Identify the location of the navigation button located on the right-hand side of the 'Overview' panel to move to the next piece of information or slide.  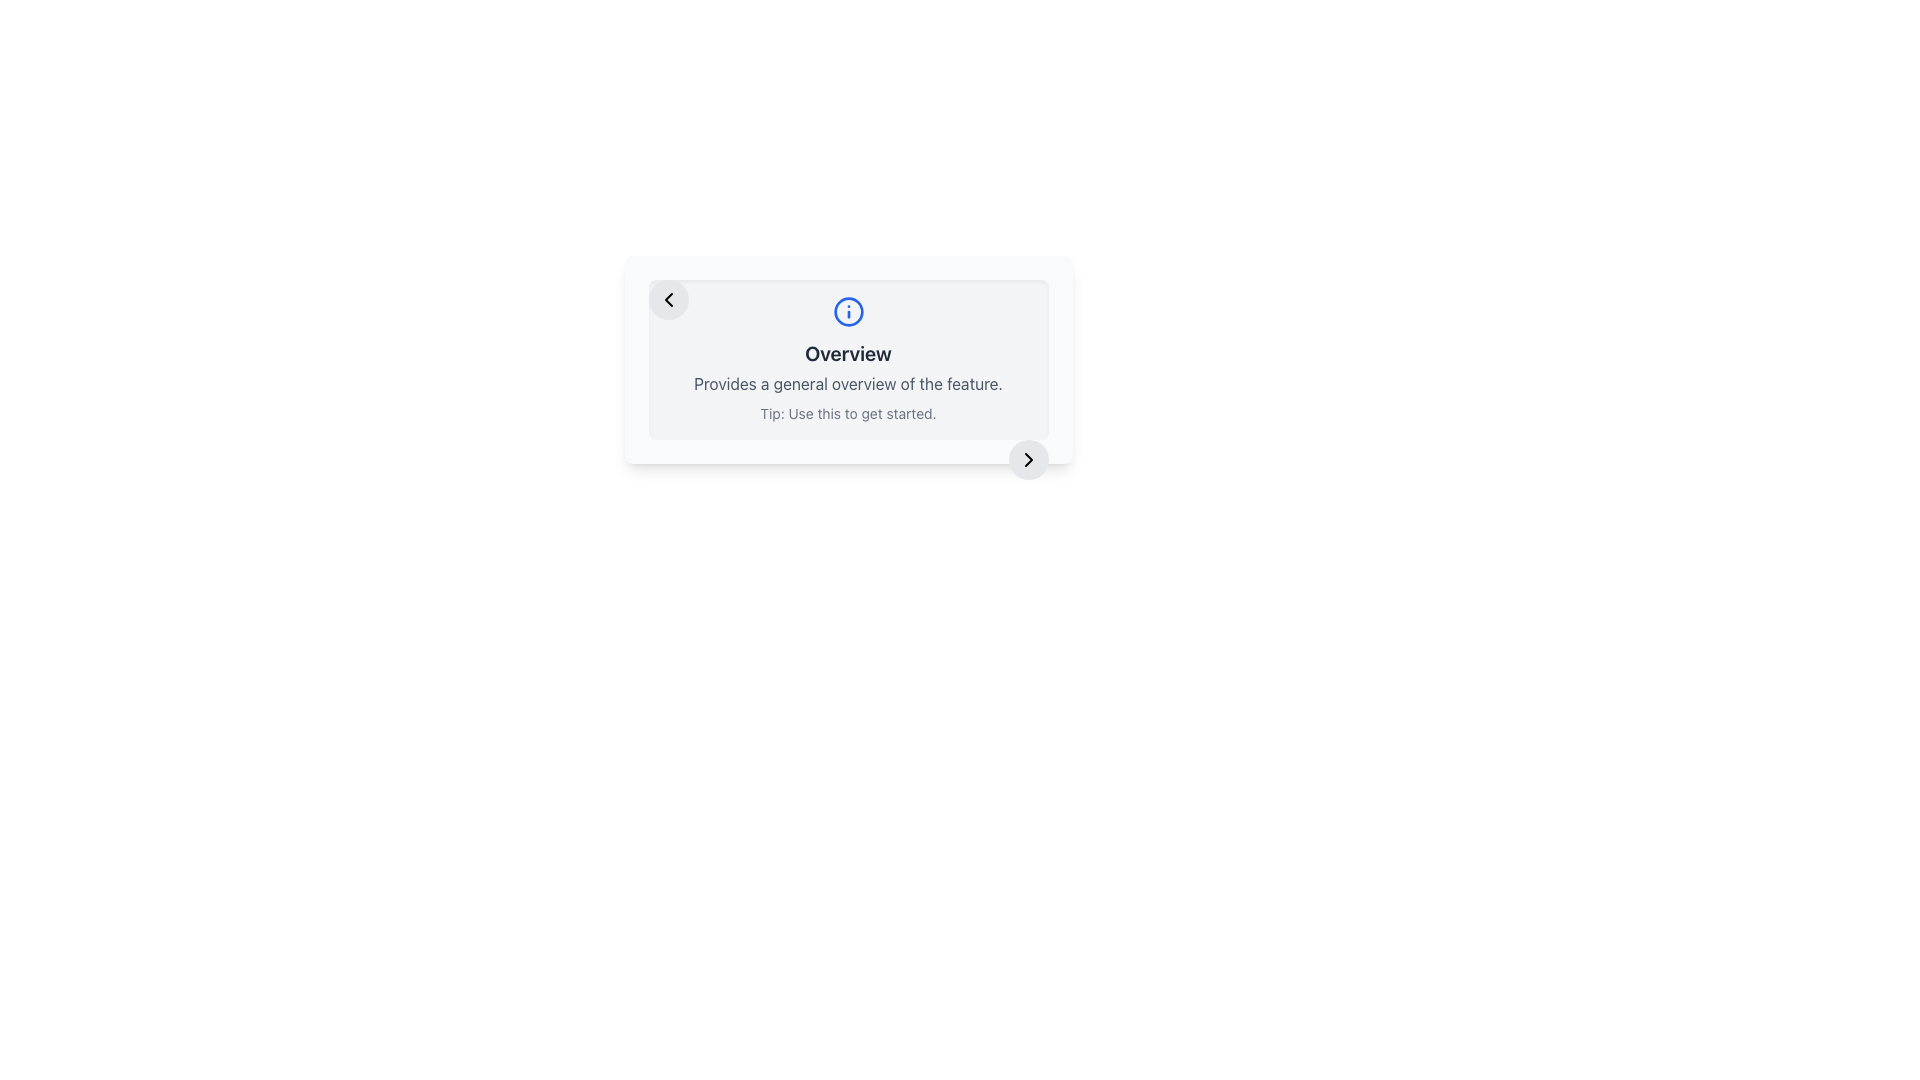
(1028, 459).